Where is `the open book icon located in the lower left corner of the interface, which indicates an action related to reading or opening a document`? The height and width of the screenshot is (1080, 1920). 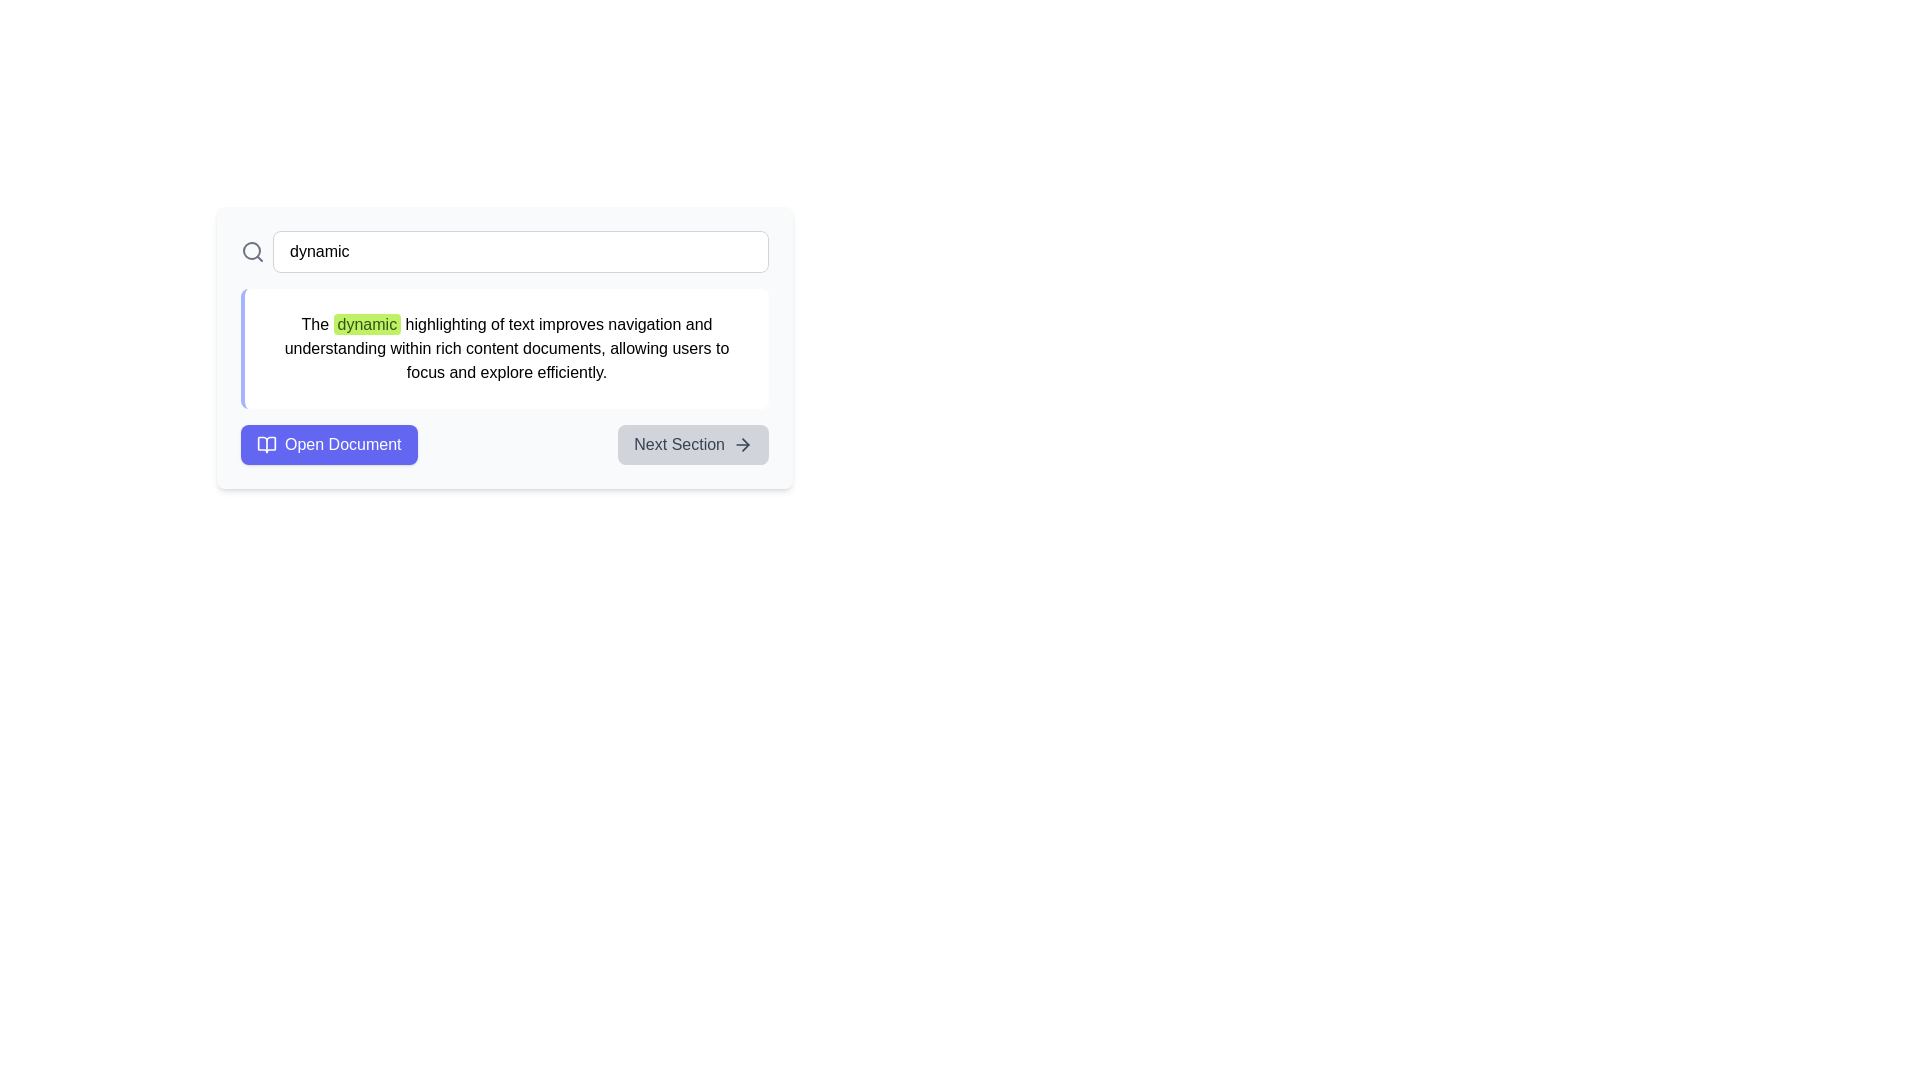
the open book icon located in the lower left corner of the interface, which indicates an action related to reading or opening a document is located at coordinates (266, 443).